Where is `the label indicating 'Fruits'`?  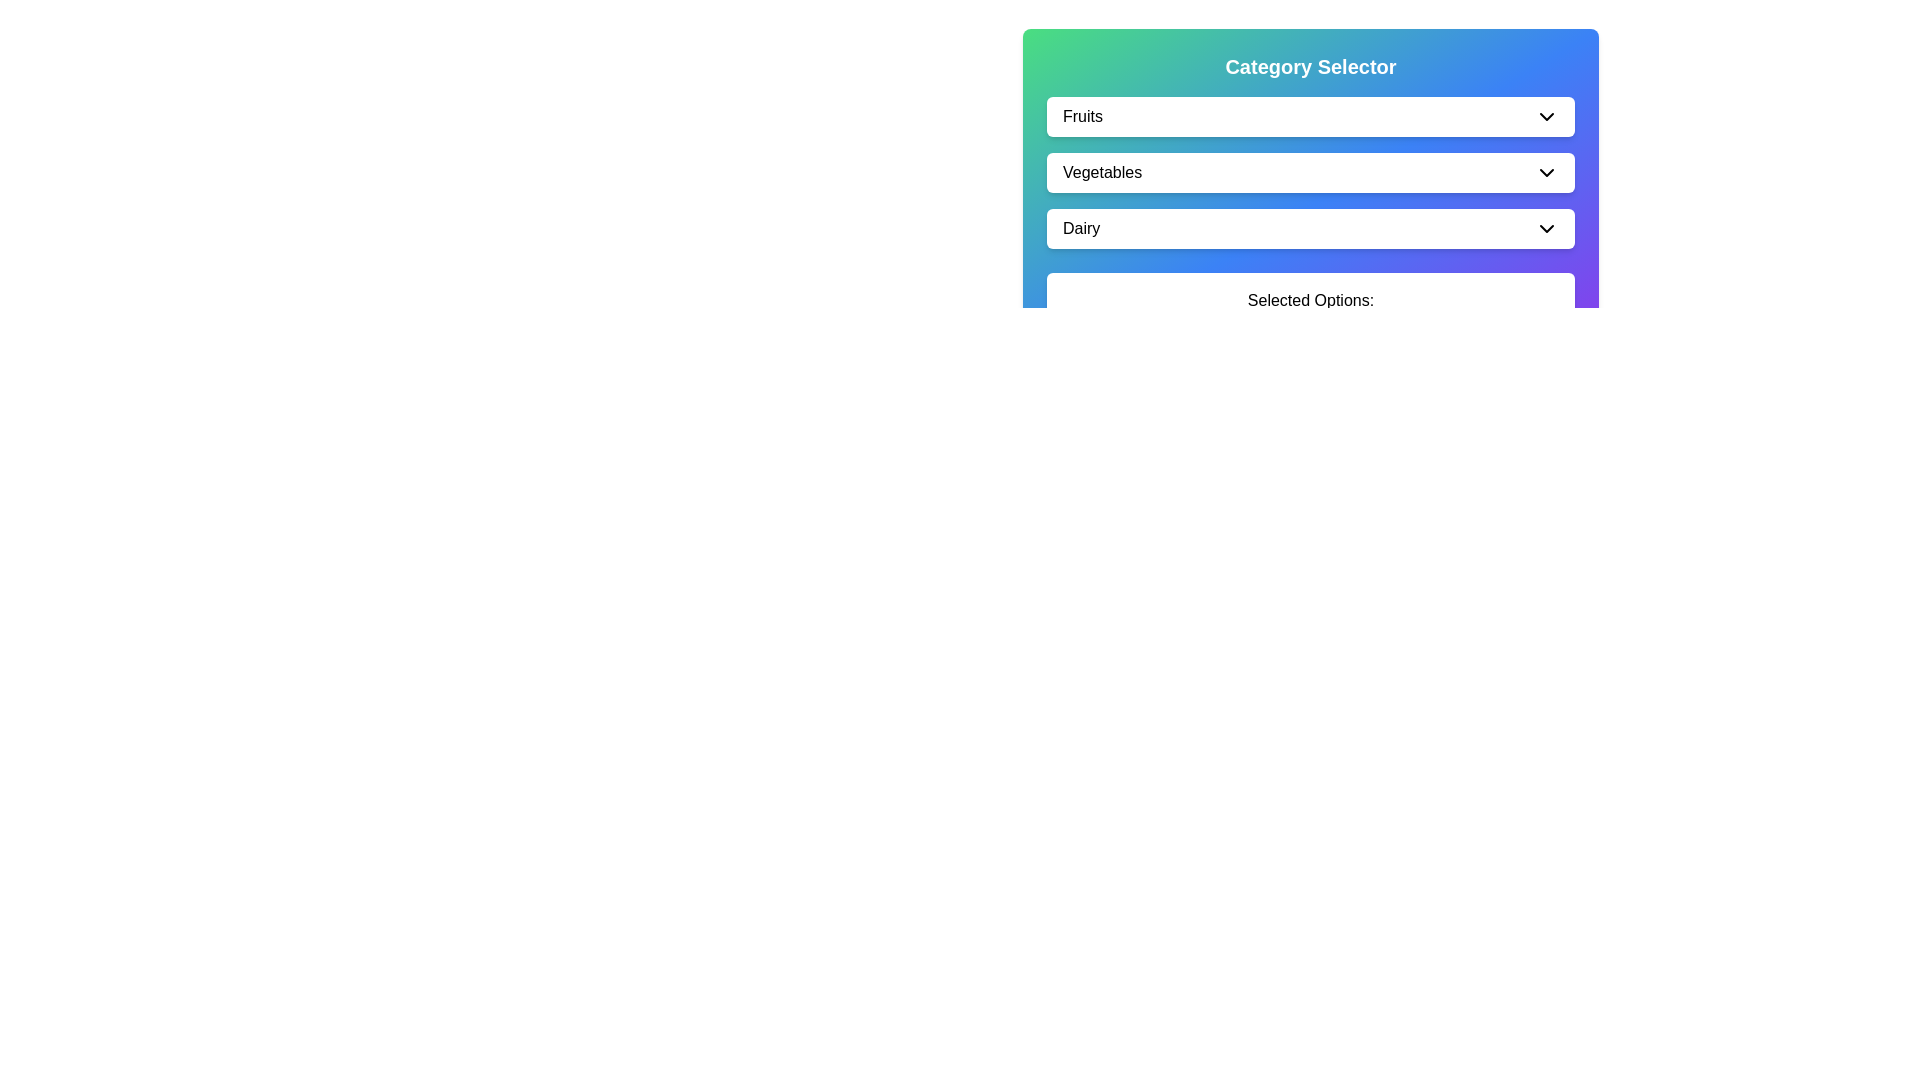 the label indicating 'Fruits' is located at coordinates (1082, 116).